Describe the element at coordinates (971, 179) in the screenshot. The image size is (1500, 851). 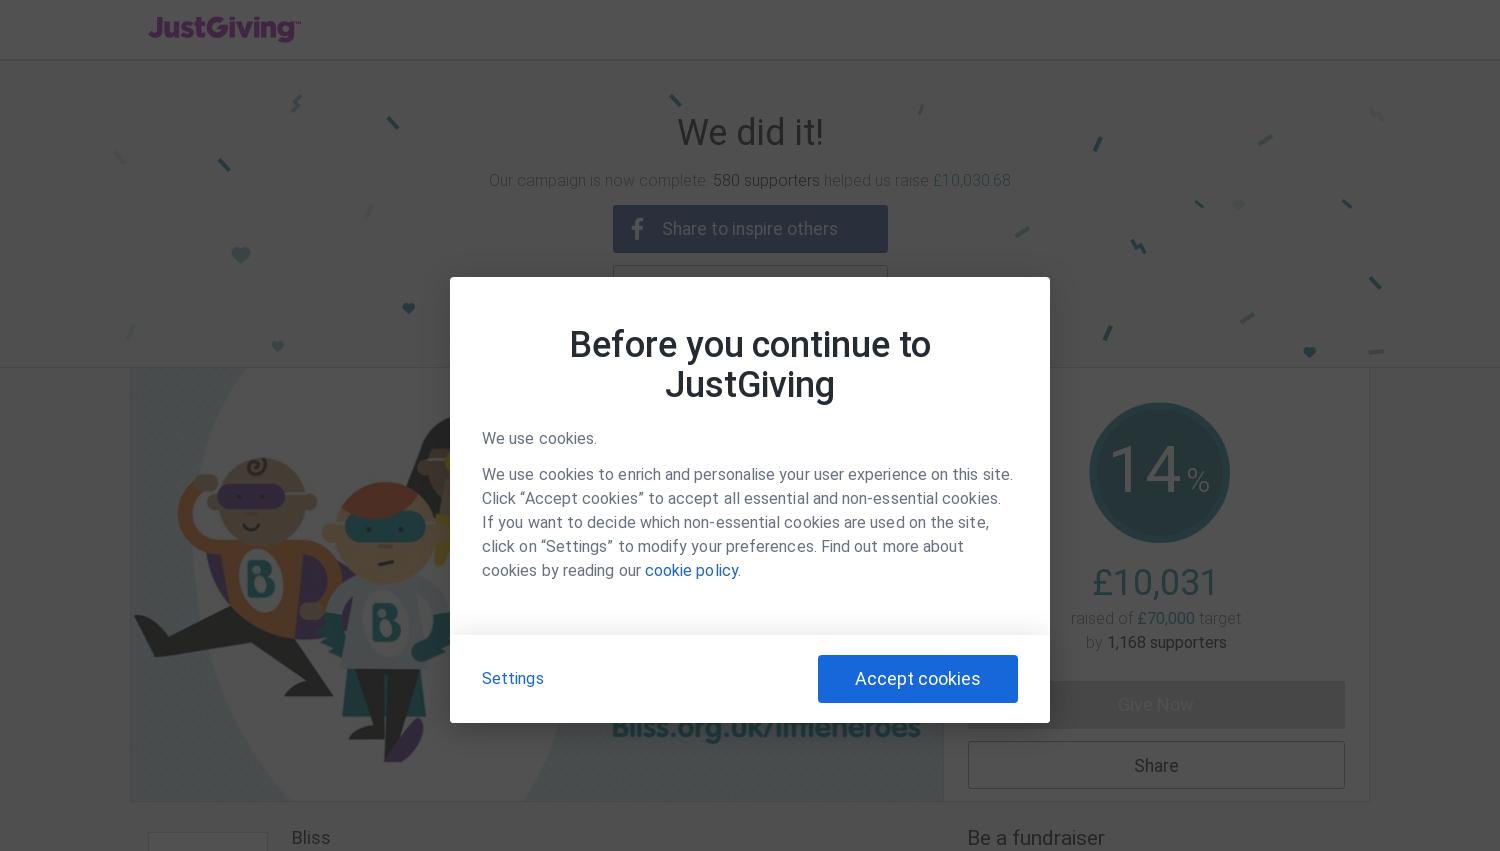
I see `'£10,030.68'` at that location.